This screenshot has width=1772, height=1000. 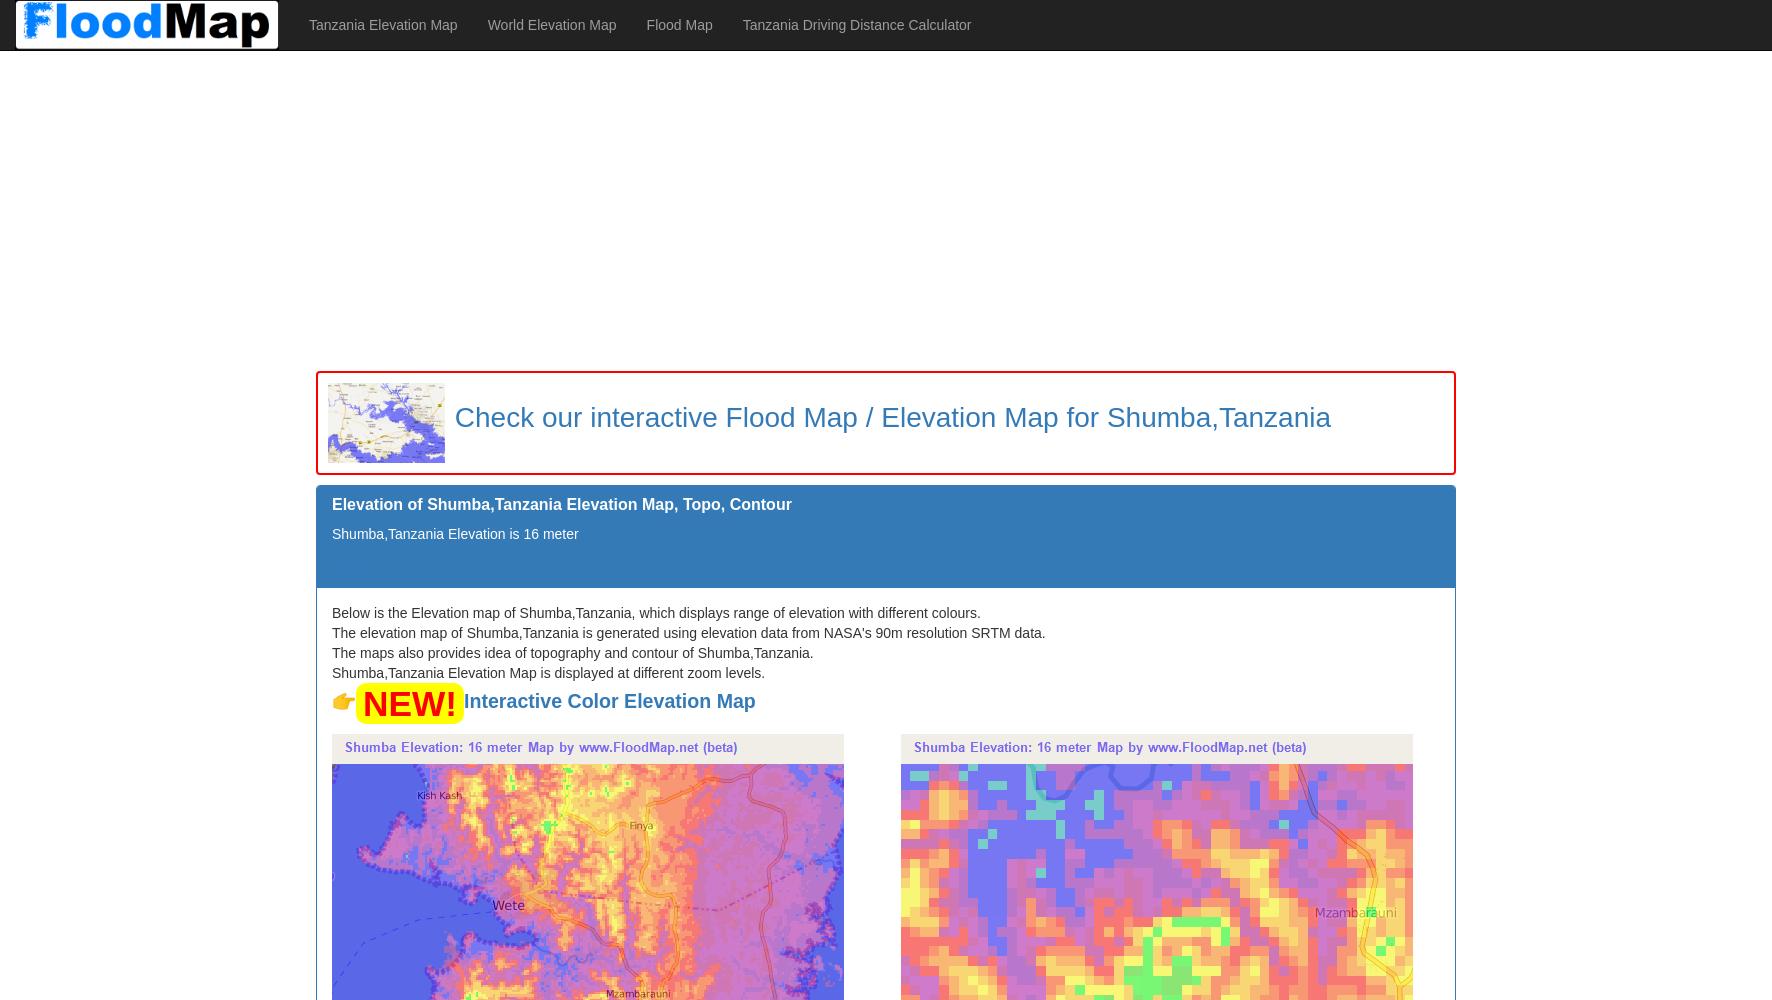 I want to click on 'The maps also provides idea of topography and contour of Shumba,Tanzania.', so click(x=572, y=652).